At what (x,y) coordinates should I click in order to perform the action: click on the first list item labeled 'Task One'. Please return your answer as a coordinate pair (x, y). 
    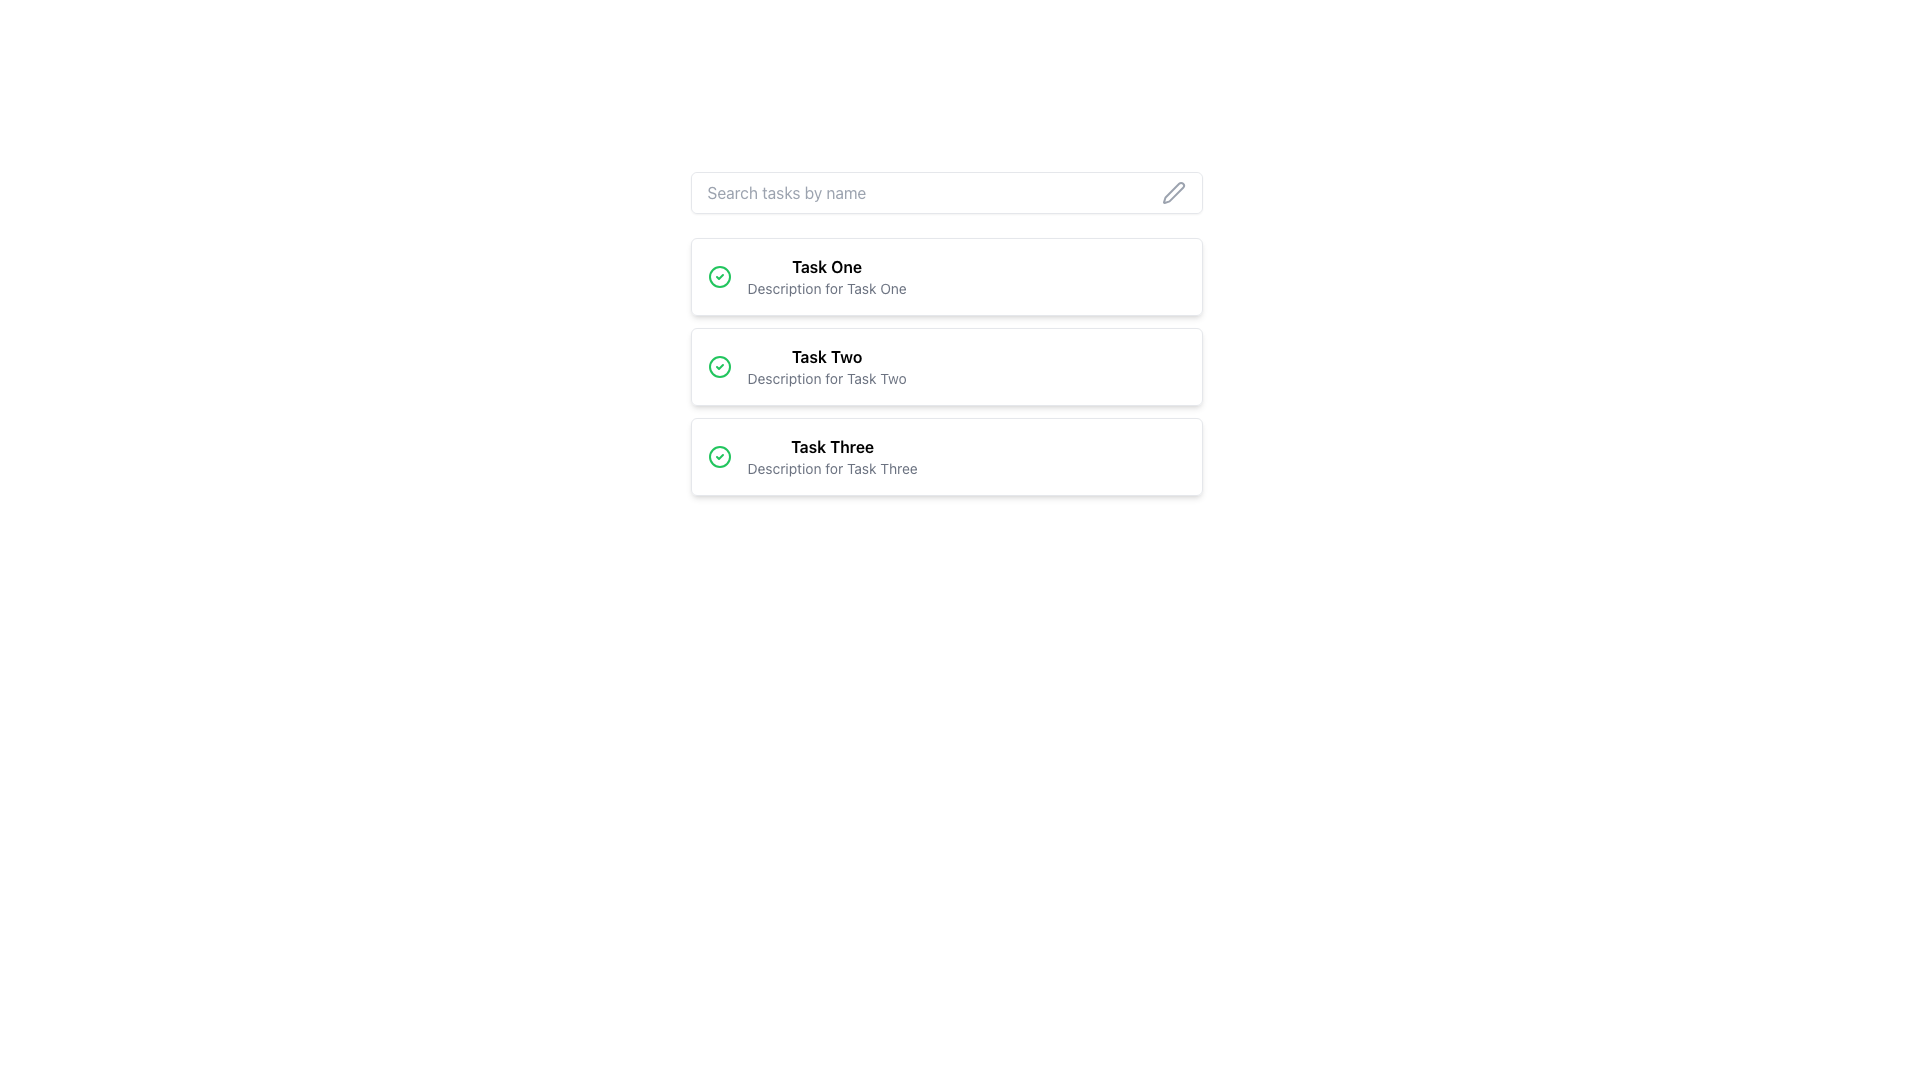
    Looking at the image, I should click on (945, 277).